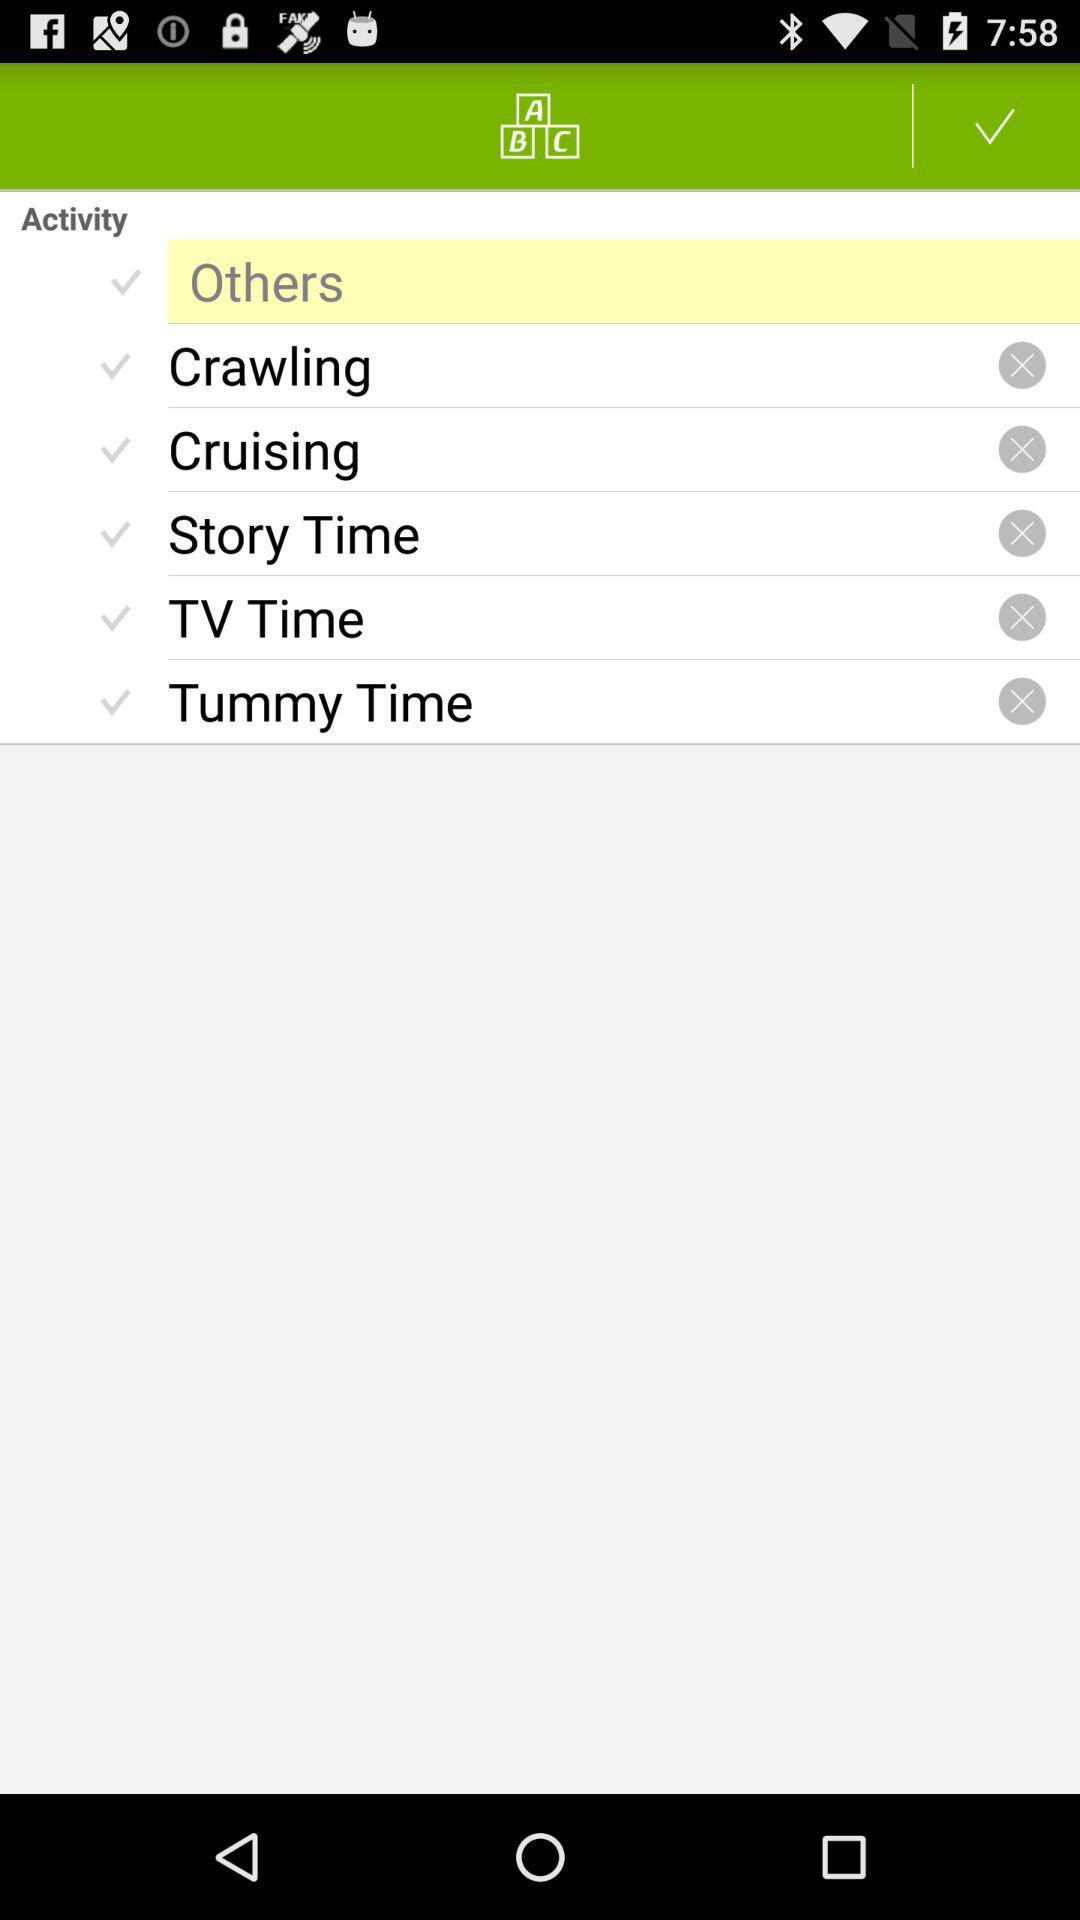 This screenshot has width=1080, height=1920. Describe the element at coordinates (1022, 365) in the screenshot. I see `close option` at that location.